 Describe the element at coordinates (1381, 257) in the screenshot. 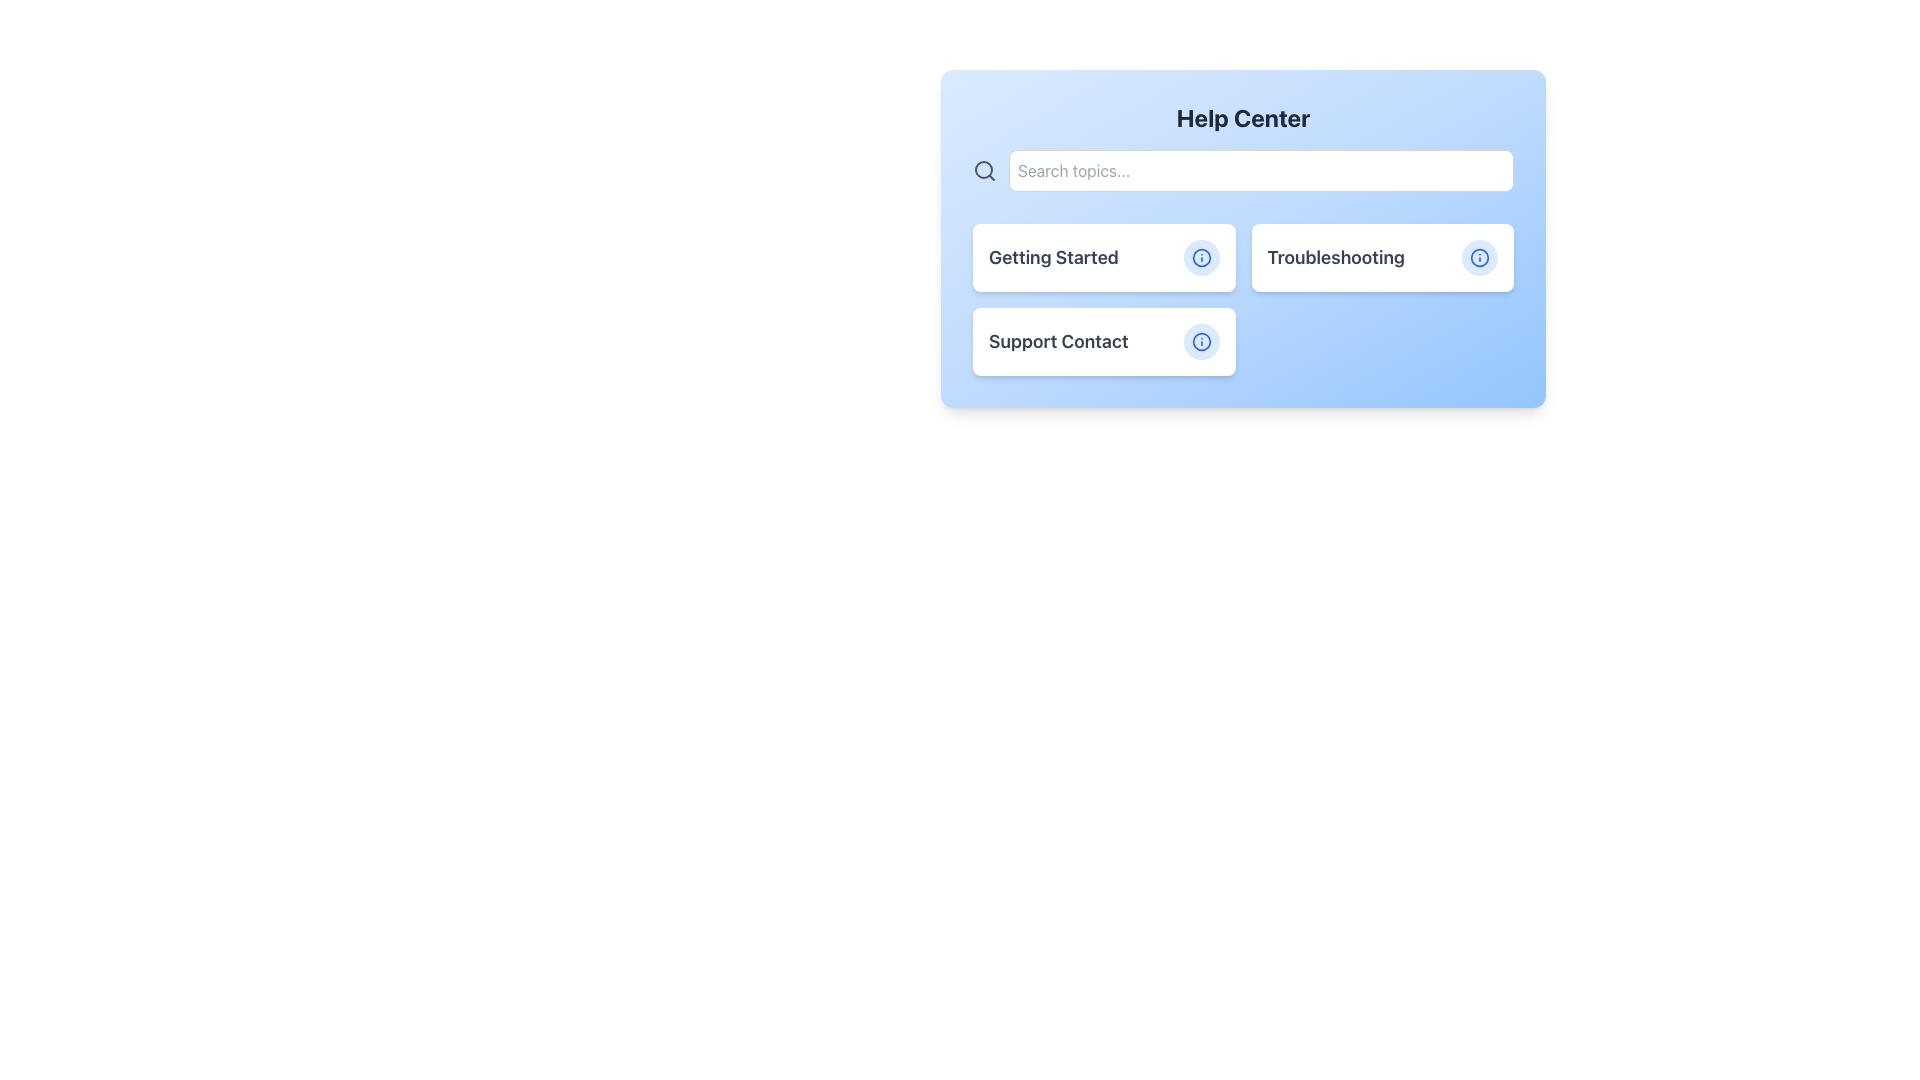

I see `the 'Troubleshooting' button located in the top-right section of the button group` at that location.